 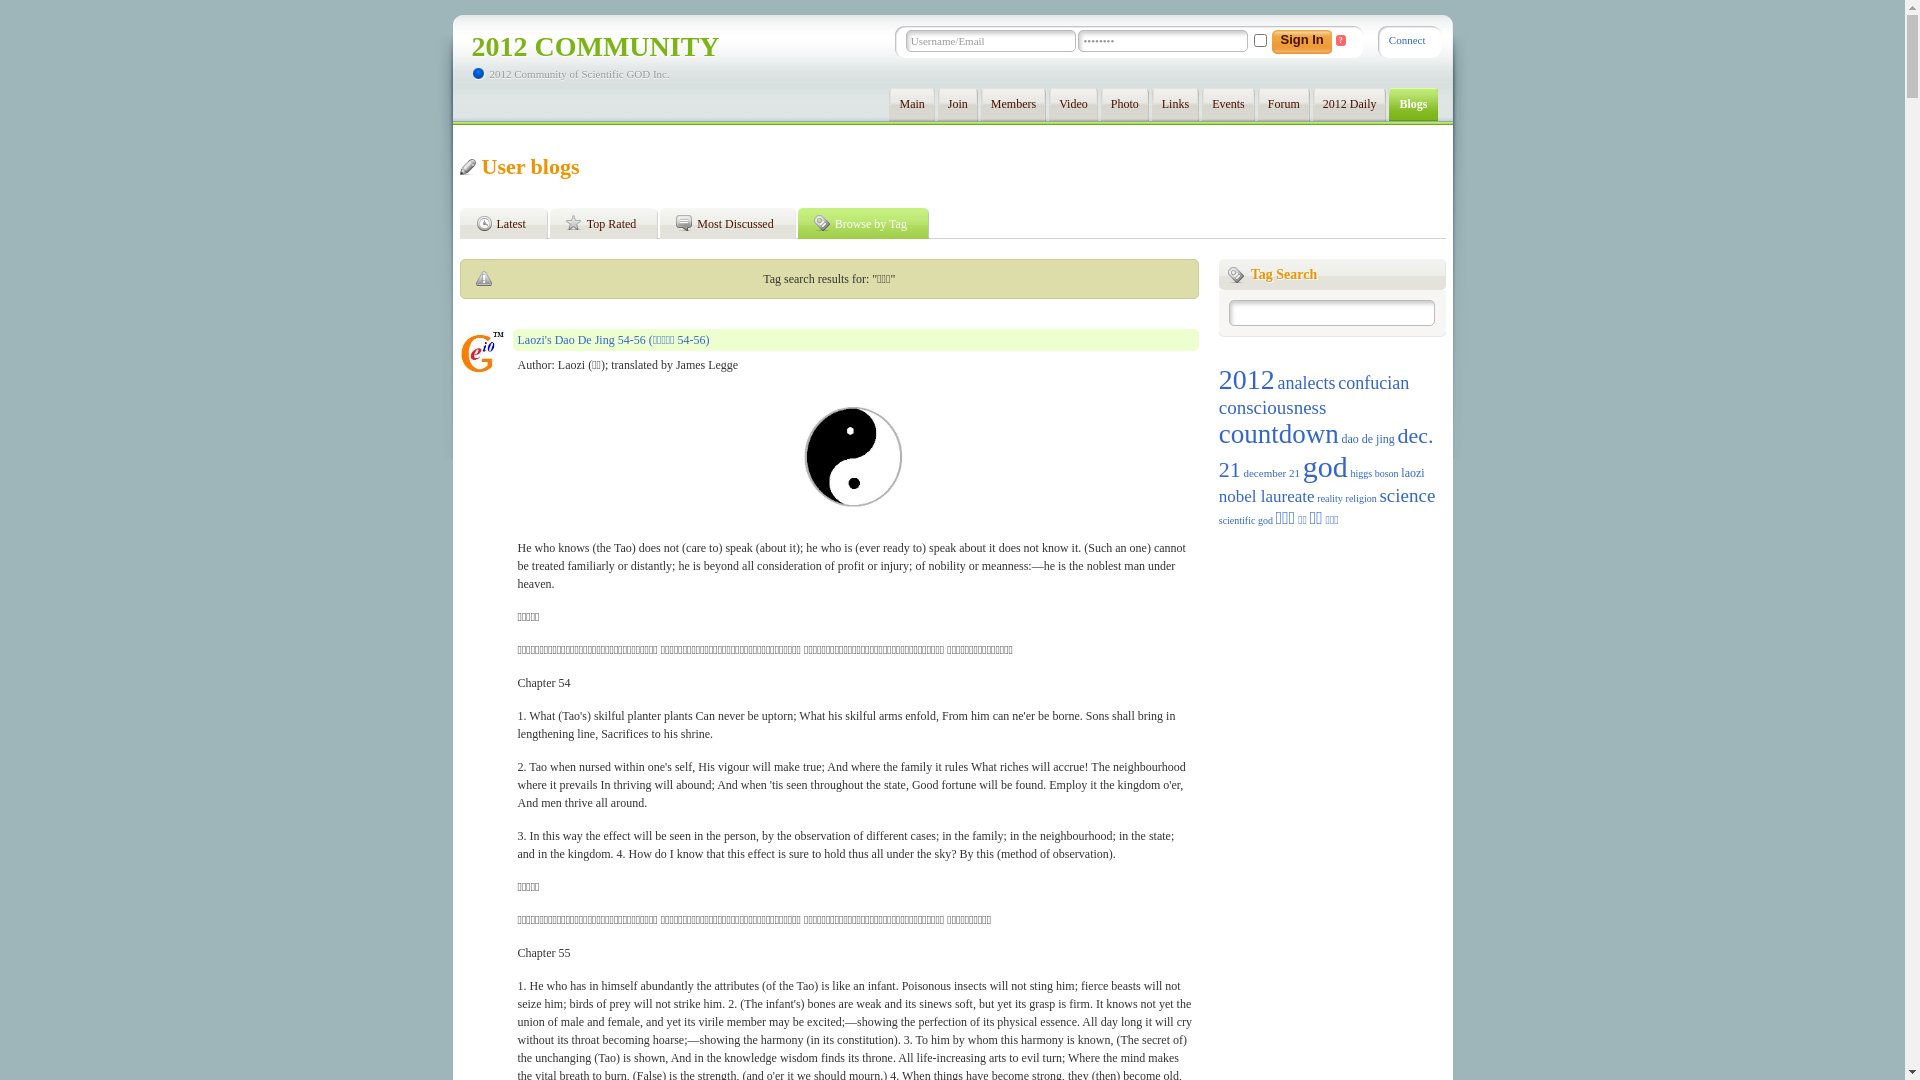 What do you see at coordinates (1325, 466) in the screenshot?
I see `'god'` at bounding box center [1325, 466].